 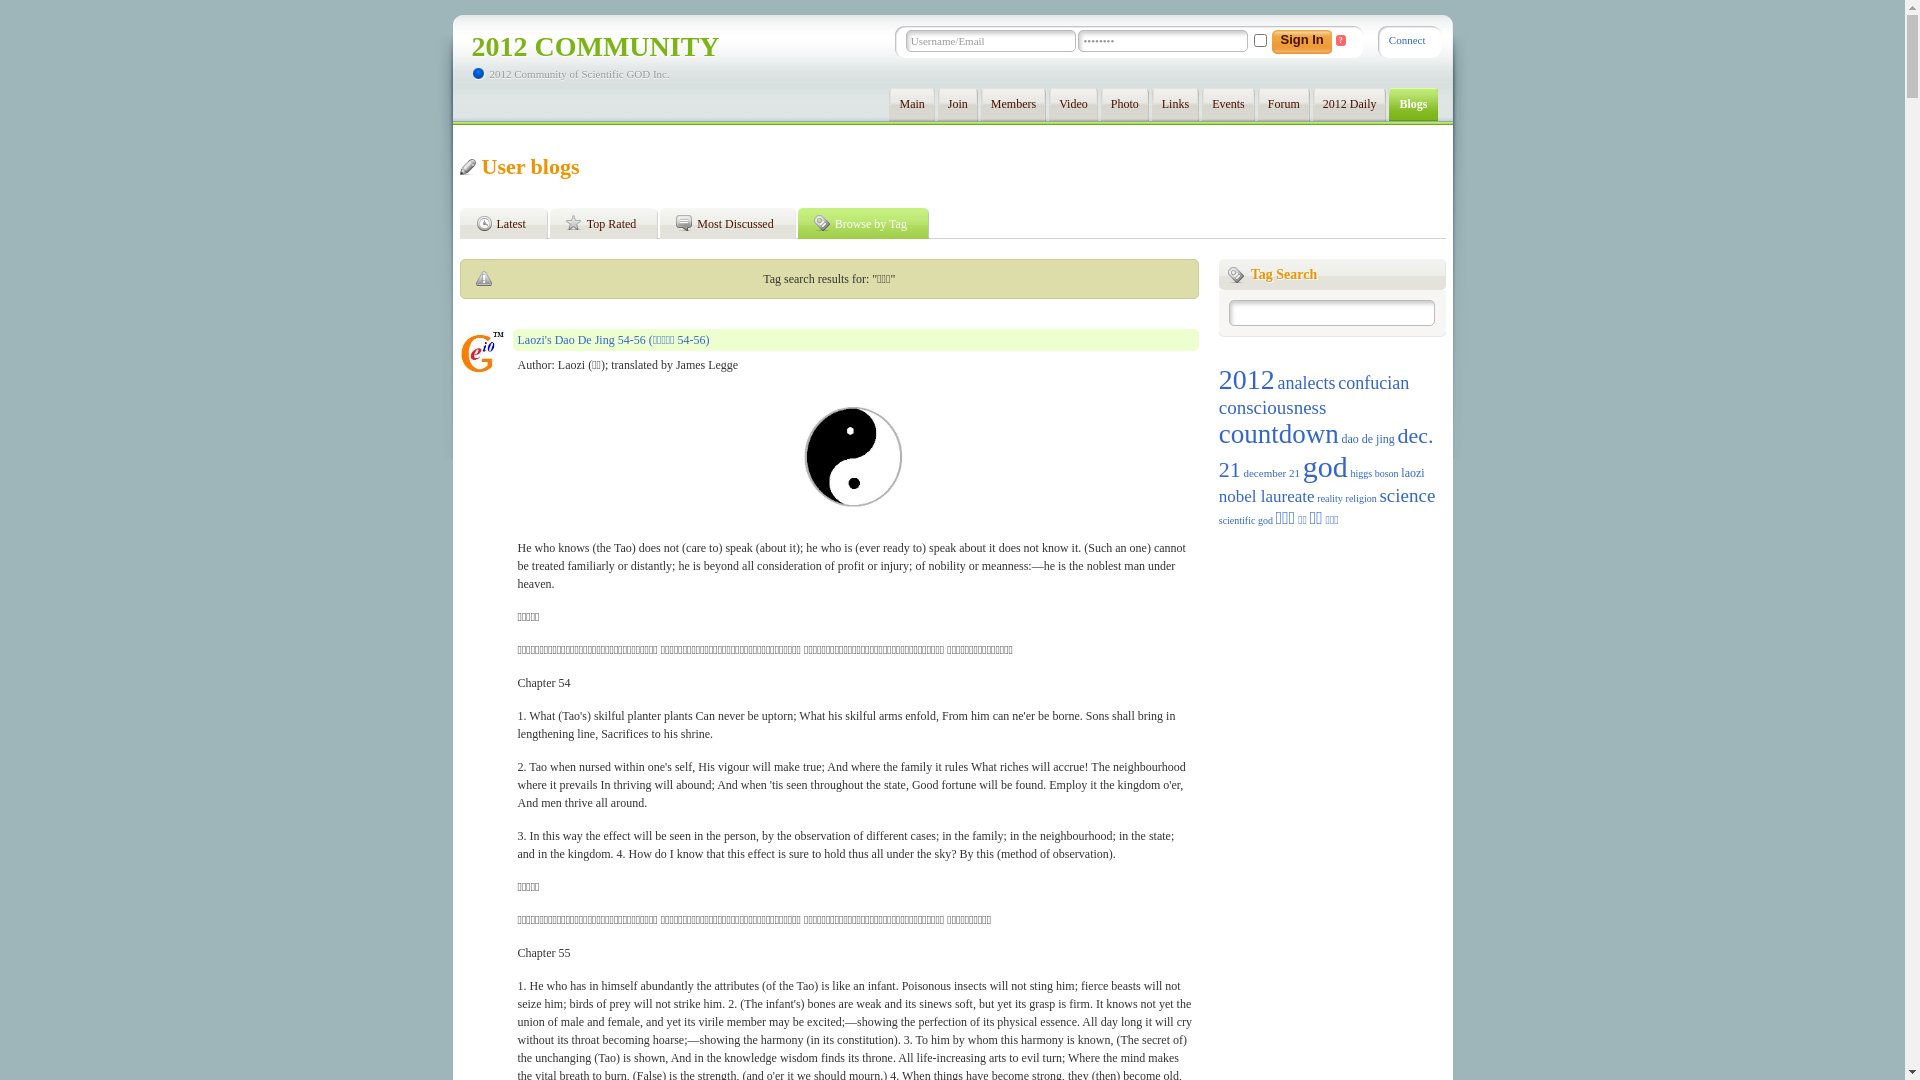 What do you see at coordinates (1325, 466) in the screenshot?
I see `'god'` at bounding box center [1325, 466].